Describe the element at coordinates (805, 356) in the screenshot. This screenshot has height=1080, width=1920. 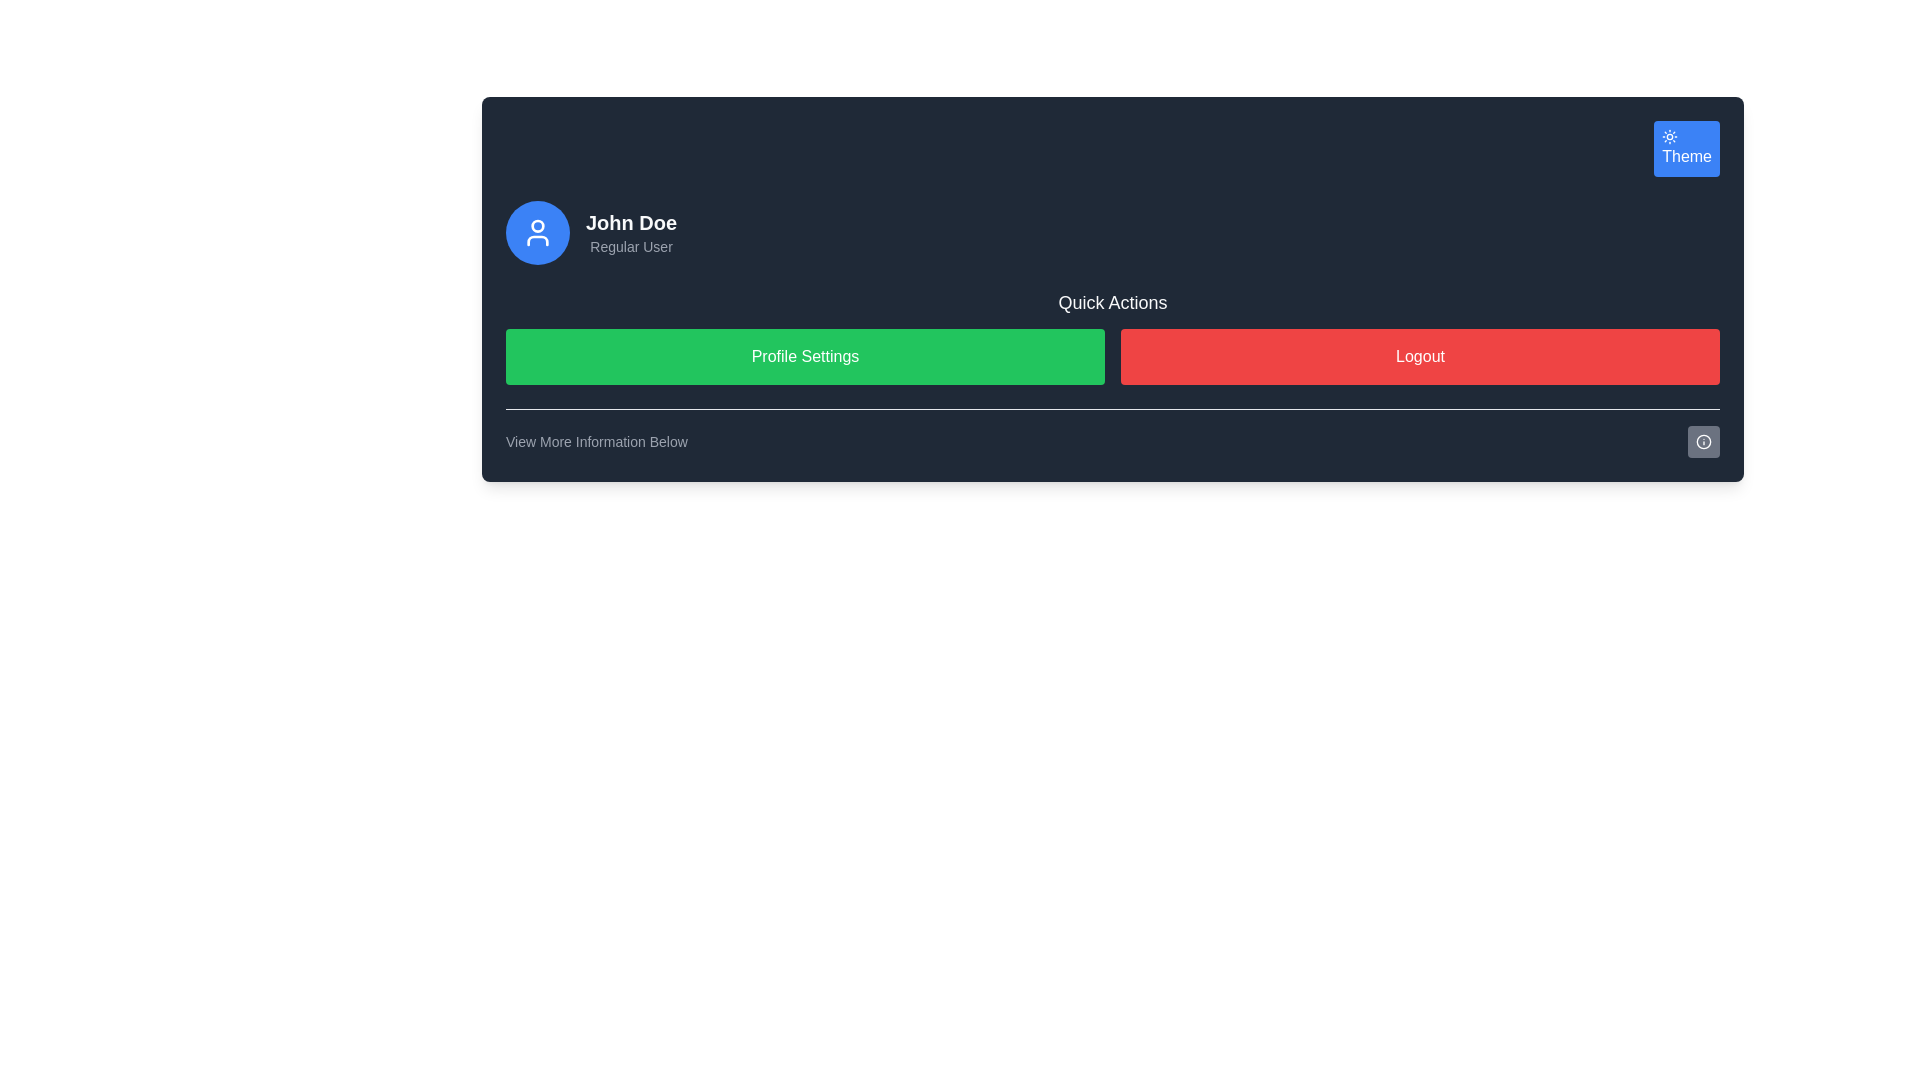
I see `the 'Profile Settings' button, which is a horizontally elongated component with rounded corners and a green background` at that location.